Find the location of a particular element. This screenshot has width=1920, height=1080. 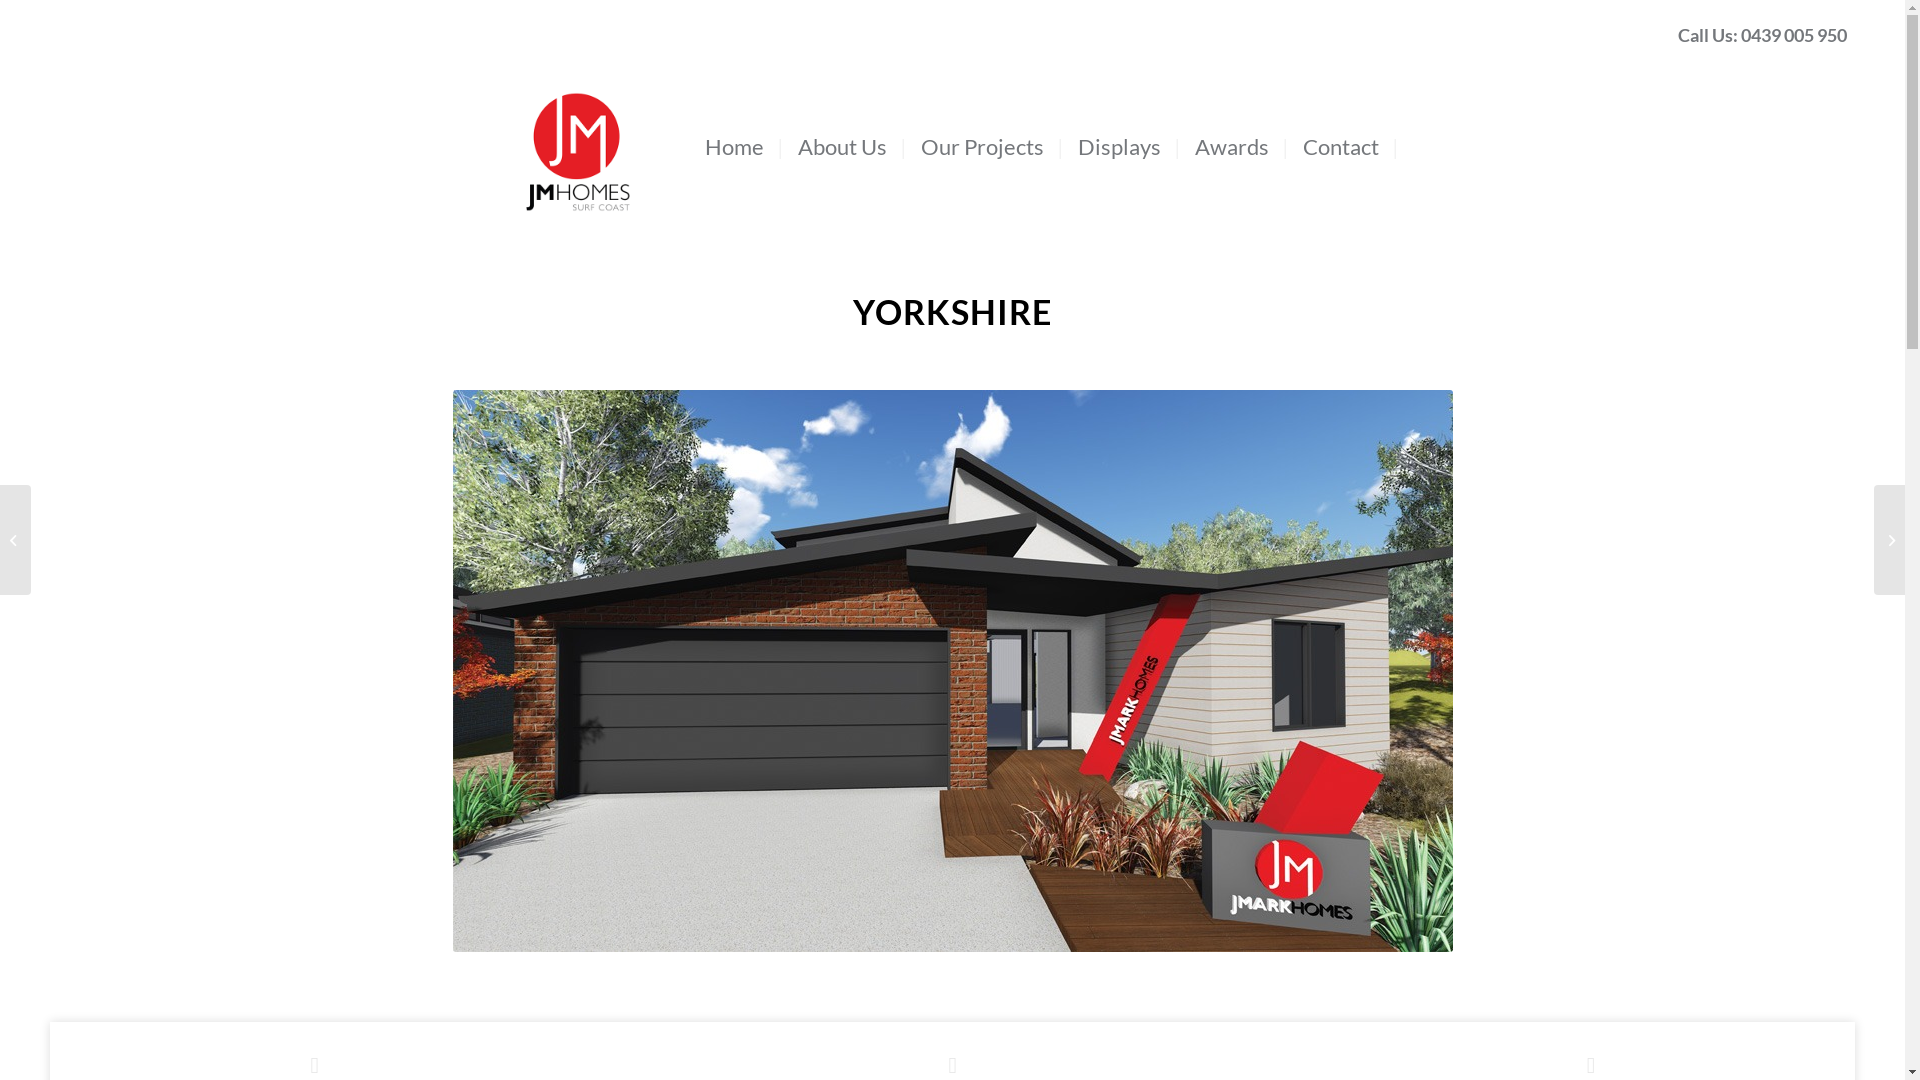

'Awards' is located at coordinates (1233, 145).